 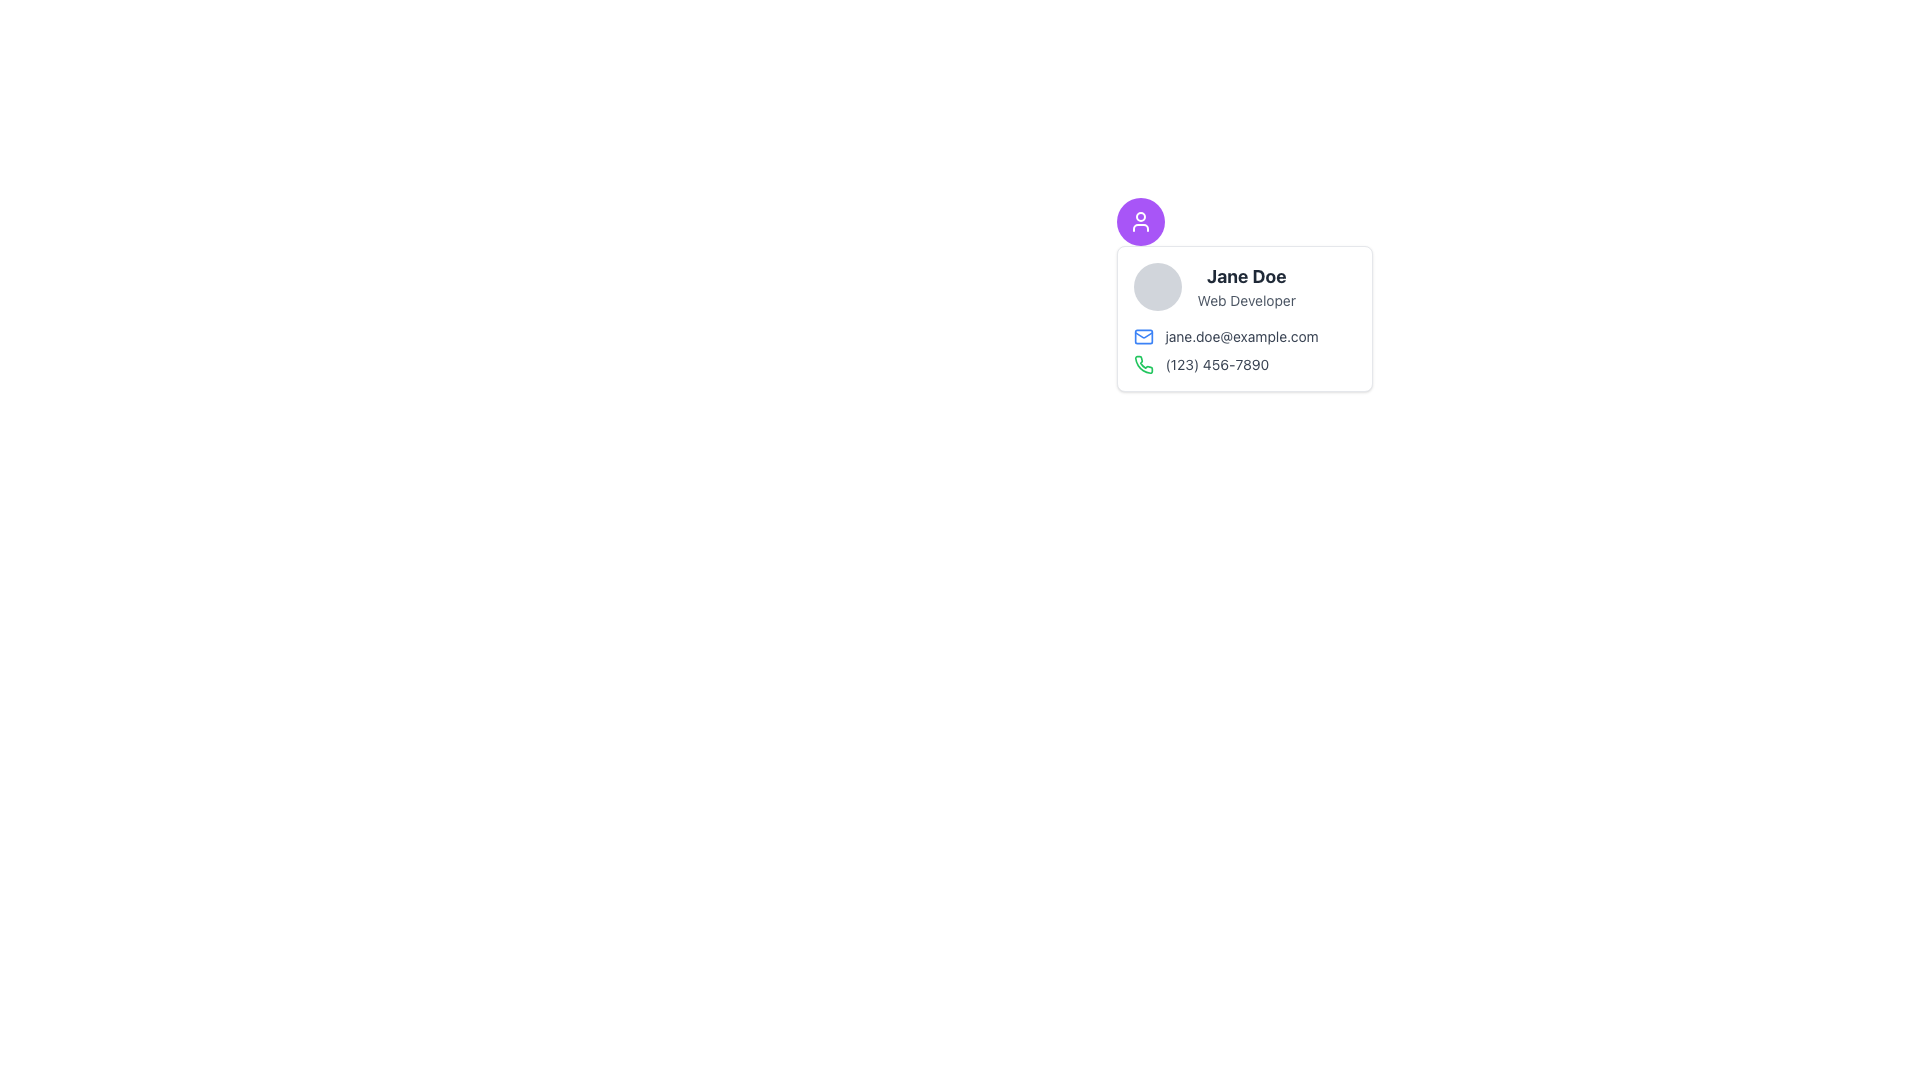 What do you see at coordinates (1140, 222) in the screenshot?
I see `the user profile icon located at the top-left edge of the user information card, above the name 'Jane Doe'` at bounding box center [1140, 222].